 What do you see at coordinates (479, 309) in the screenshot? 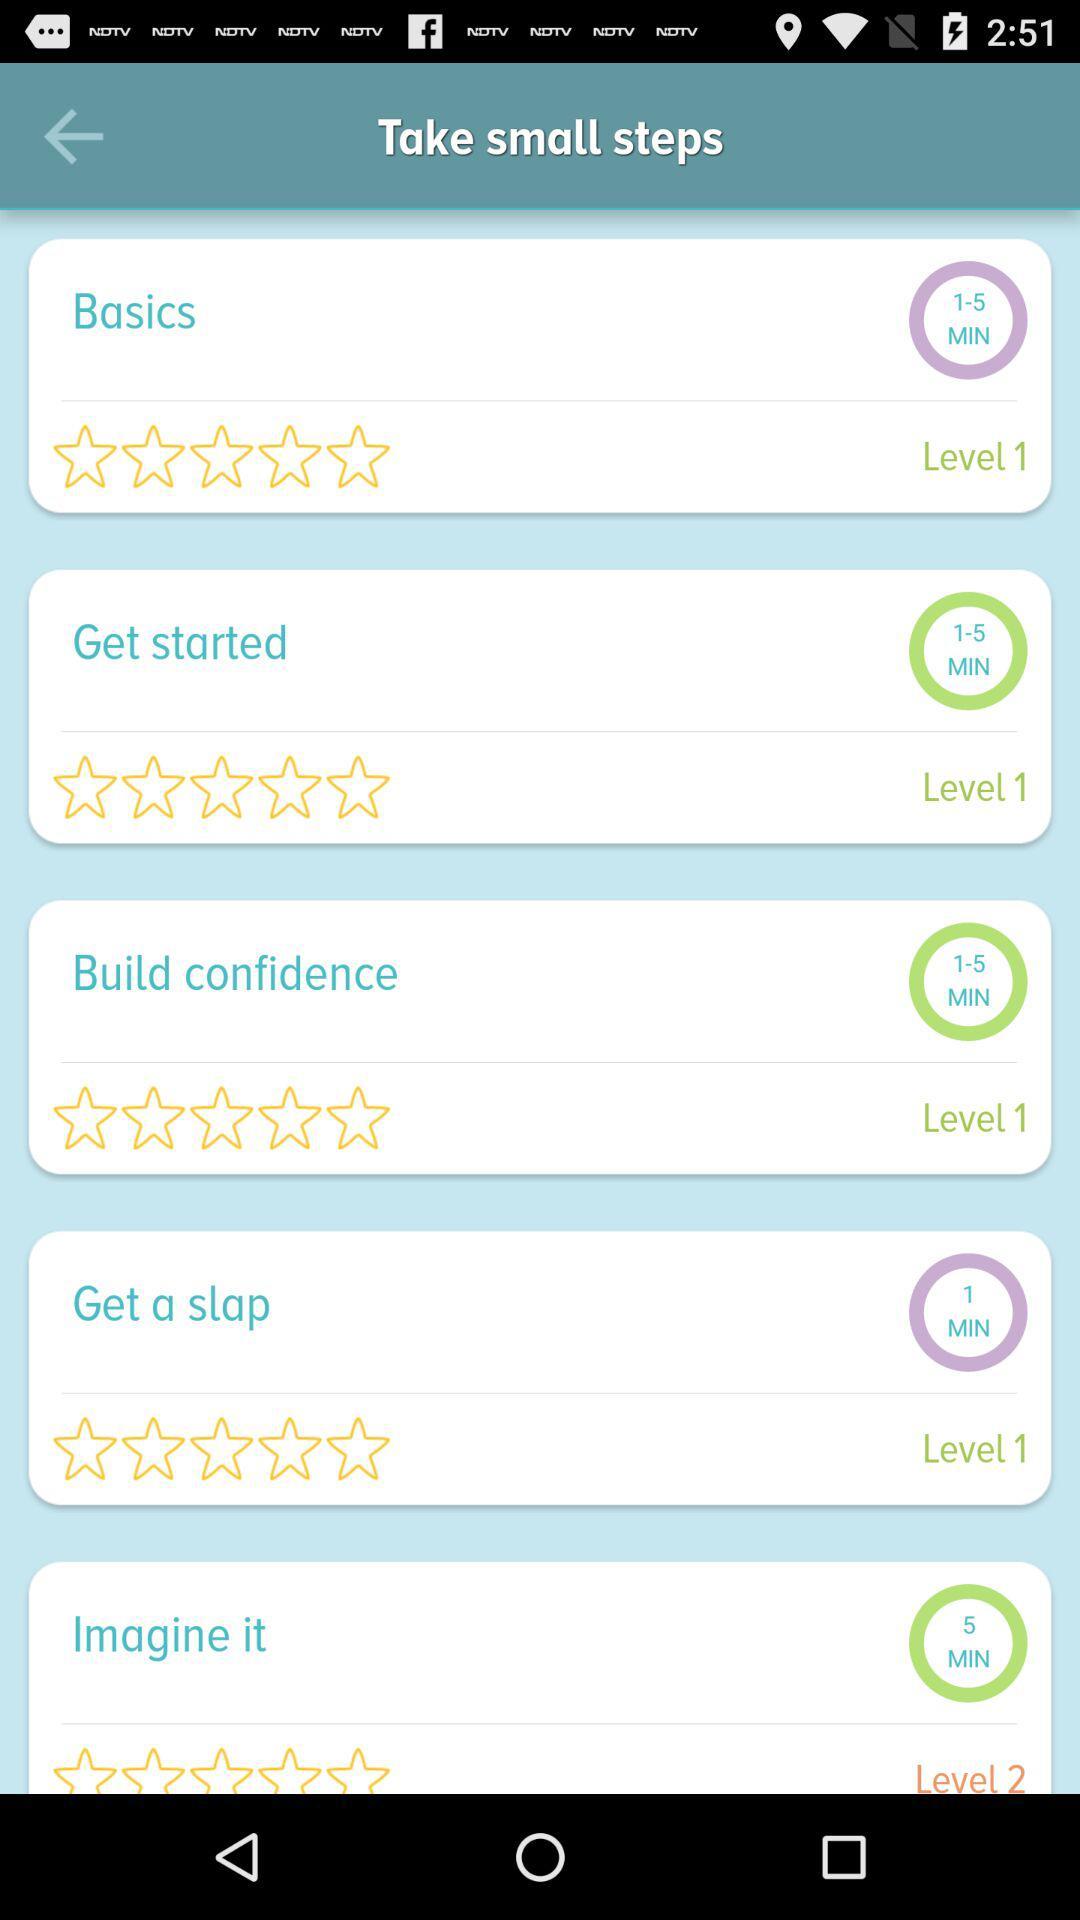
I see `the basics icon` at bounding box center [479, 309].